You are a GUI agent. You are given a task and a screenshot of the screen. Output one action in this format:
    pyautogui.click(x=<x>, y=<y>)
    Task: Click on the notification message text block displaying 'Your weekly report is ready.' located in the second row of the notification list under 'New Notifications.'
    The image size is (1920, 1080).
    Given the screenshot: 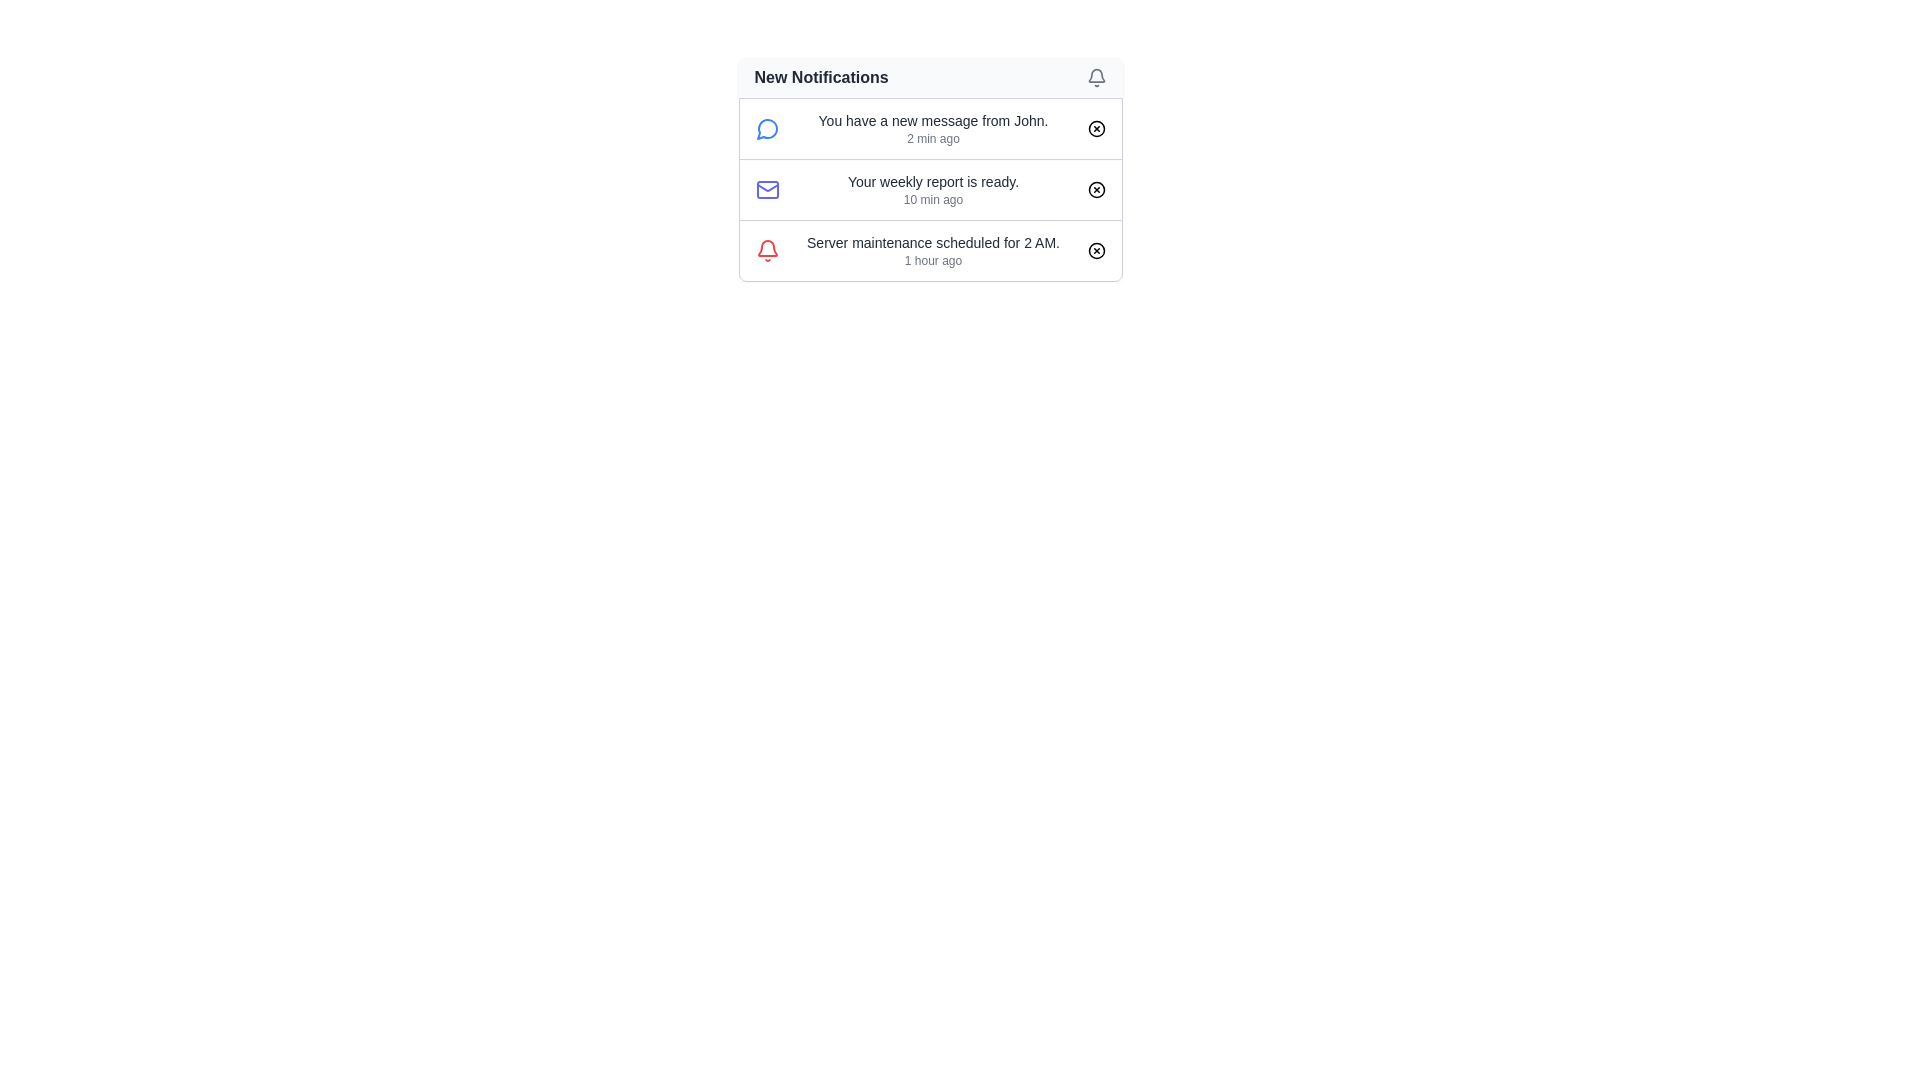 What is the action you would take?
    pyautogui.click(x=932, y=189)
    